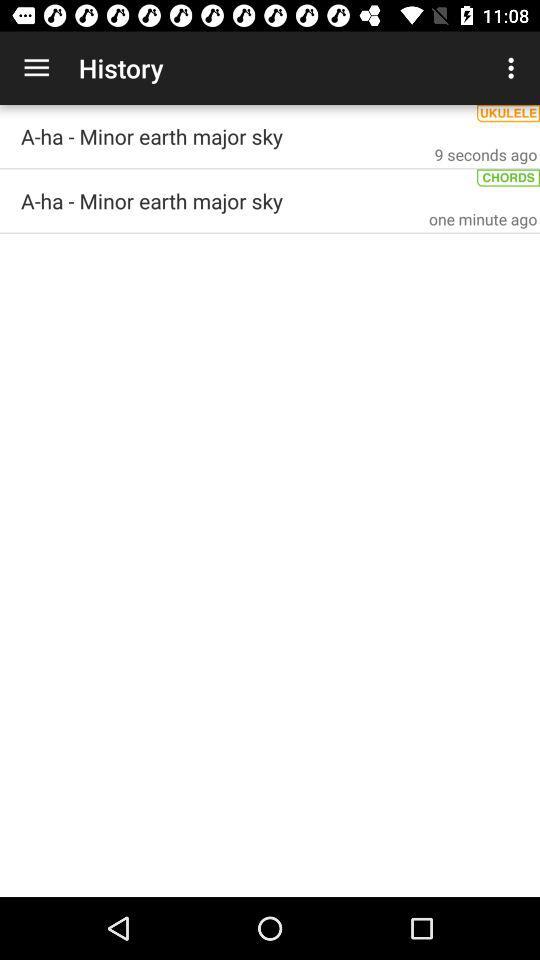  I want to click on the item above a ha minor item, so click(36, 68).